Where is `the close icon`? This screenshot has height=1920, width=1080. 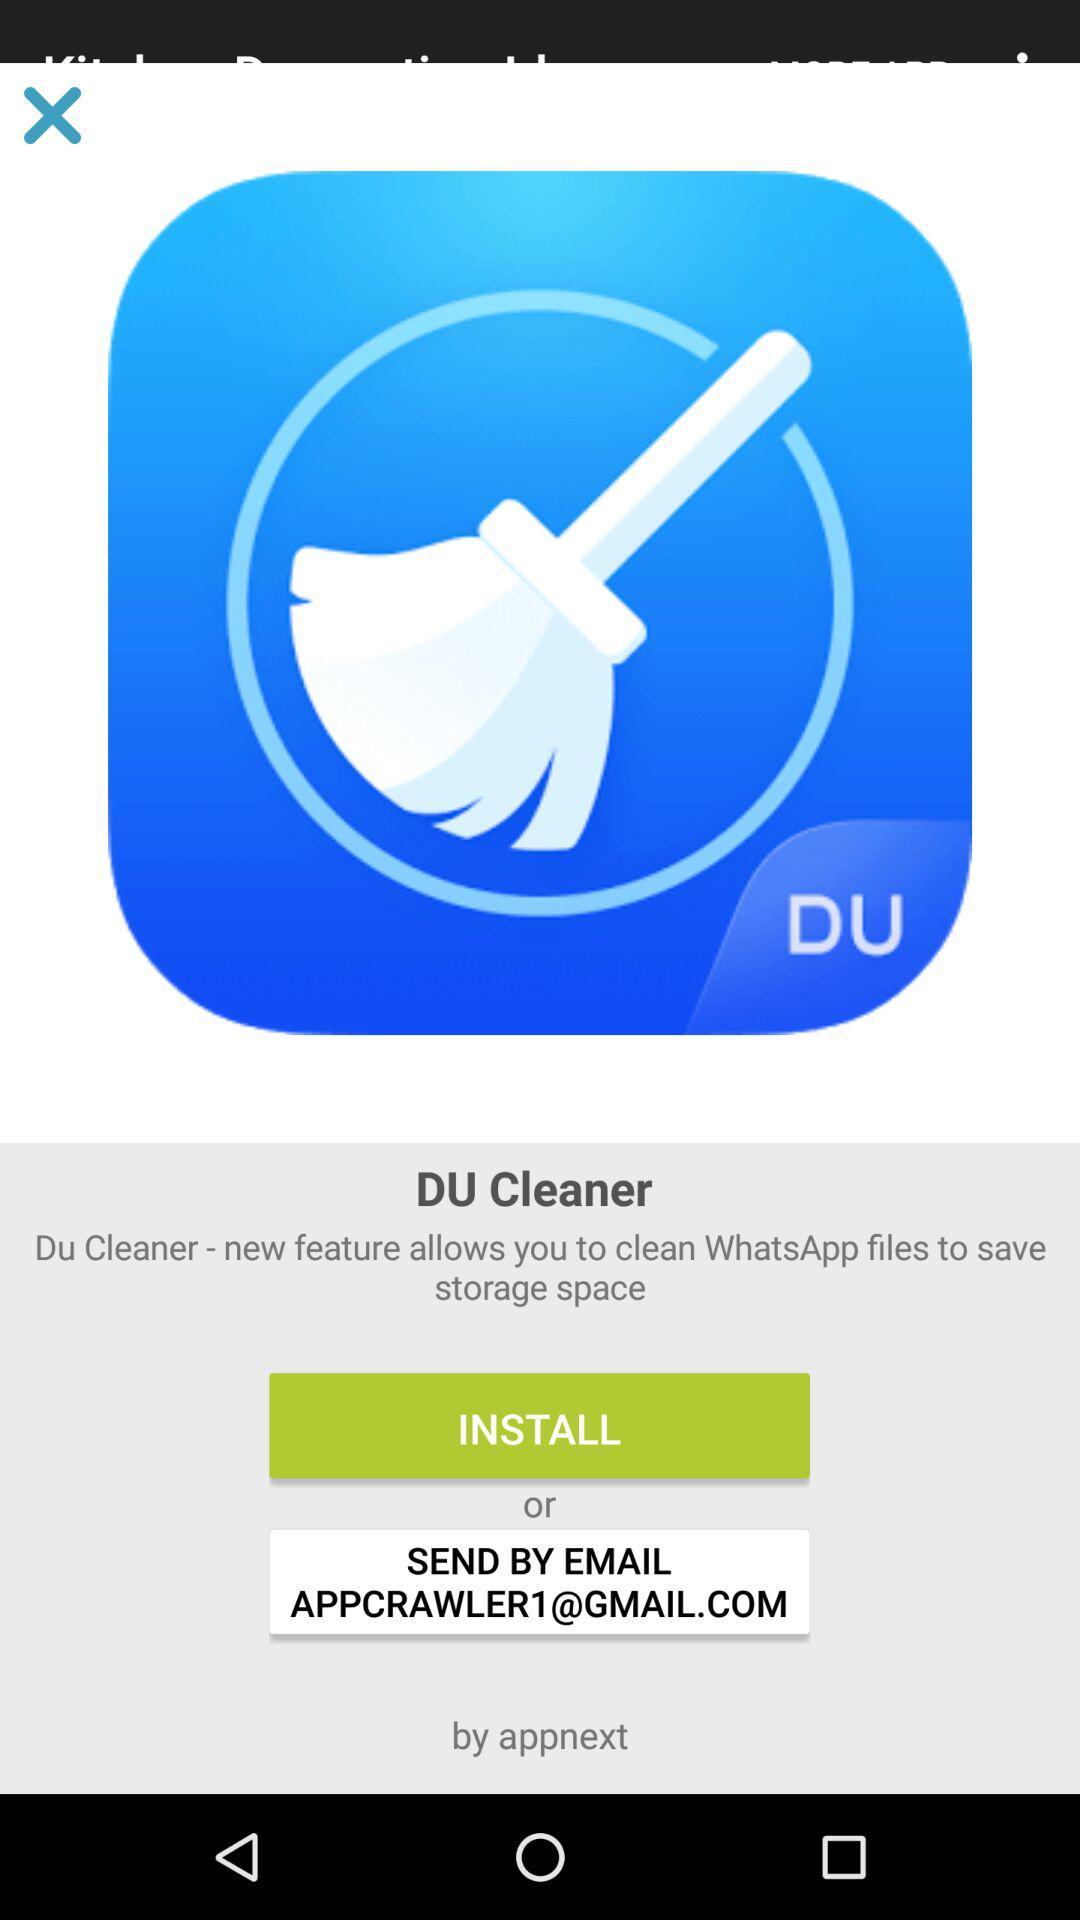
the close icon is located at coordinates (51, 114).